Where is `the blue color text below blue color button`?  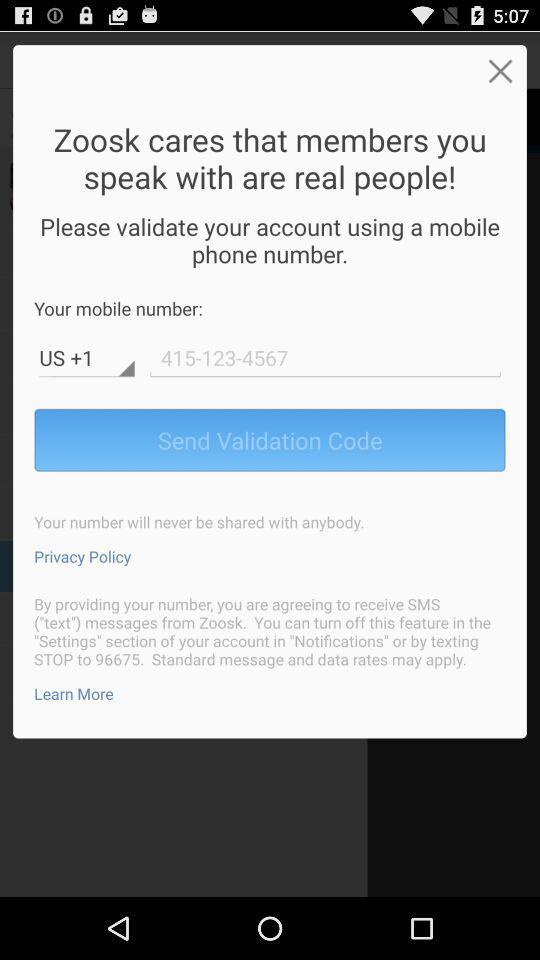 the blue color text below blue color button is located at coordinates (81, 556).